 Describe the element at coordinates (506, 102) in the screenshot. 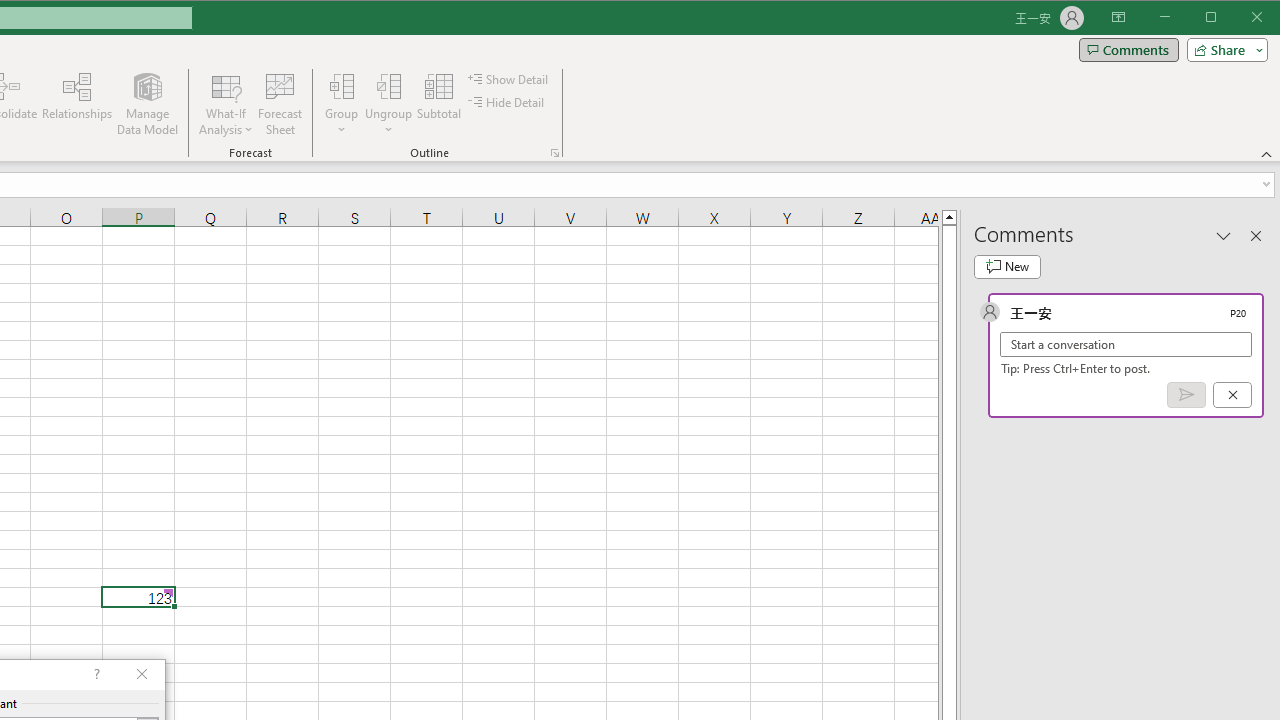

I see `'Hide Detail'` at that location.